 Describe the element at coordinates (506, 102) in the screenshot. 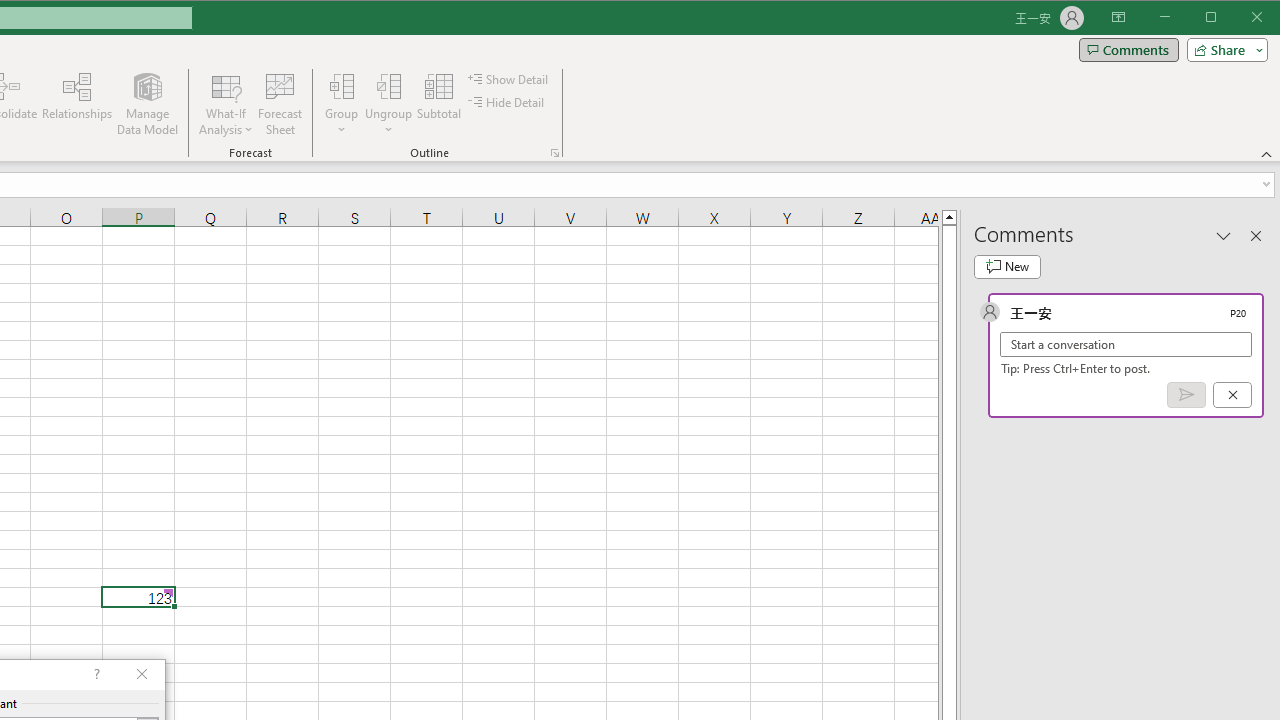

I see `'Hide Detail'` at that location.